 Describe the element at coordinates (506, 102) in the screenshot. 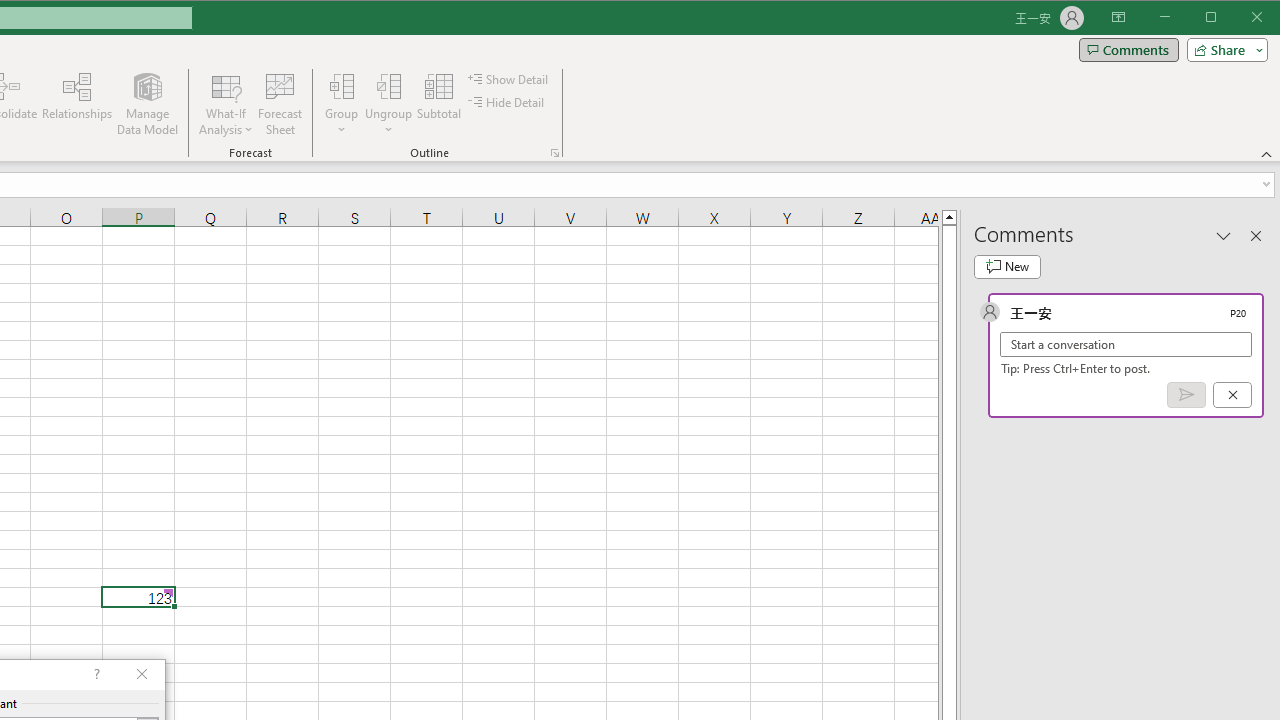

I see `'Hide Detail'` at that location.